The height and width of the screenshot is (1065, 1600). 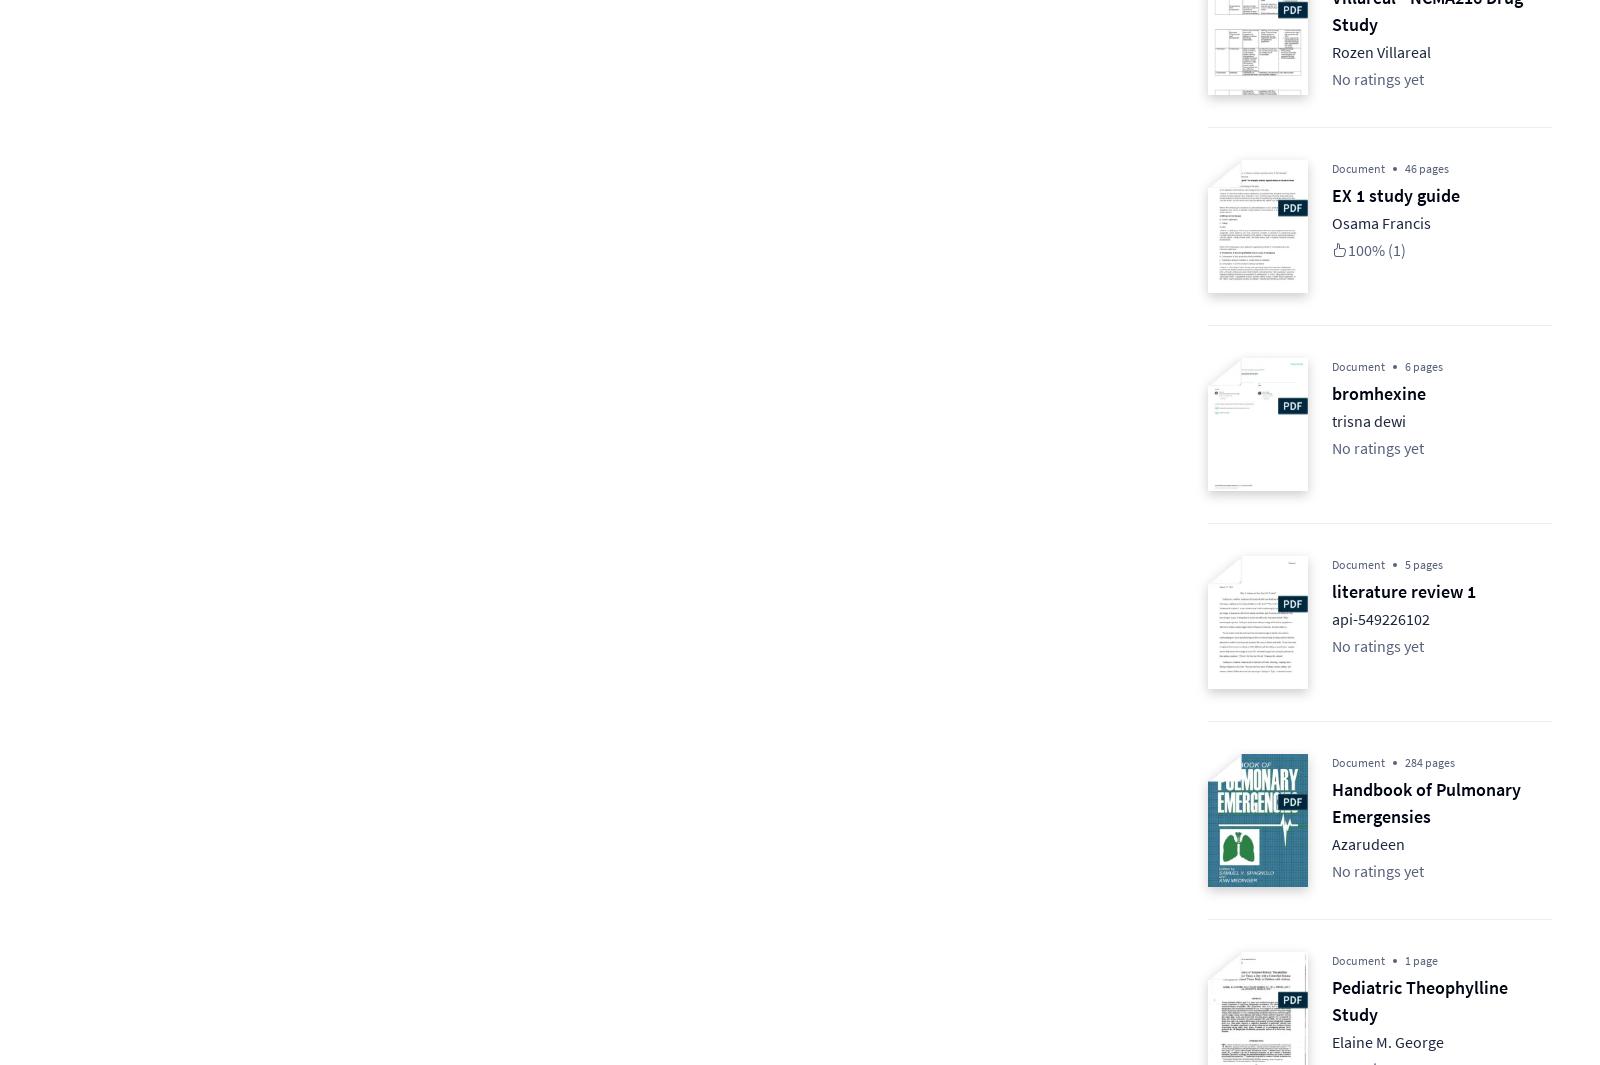 What do you see at coordinates (1395, 194) in the screenshot?
I see `'EX 1 study guide'` at bounding box center [1395, 194].